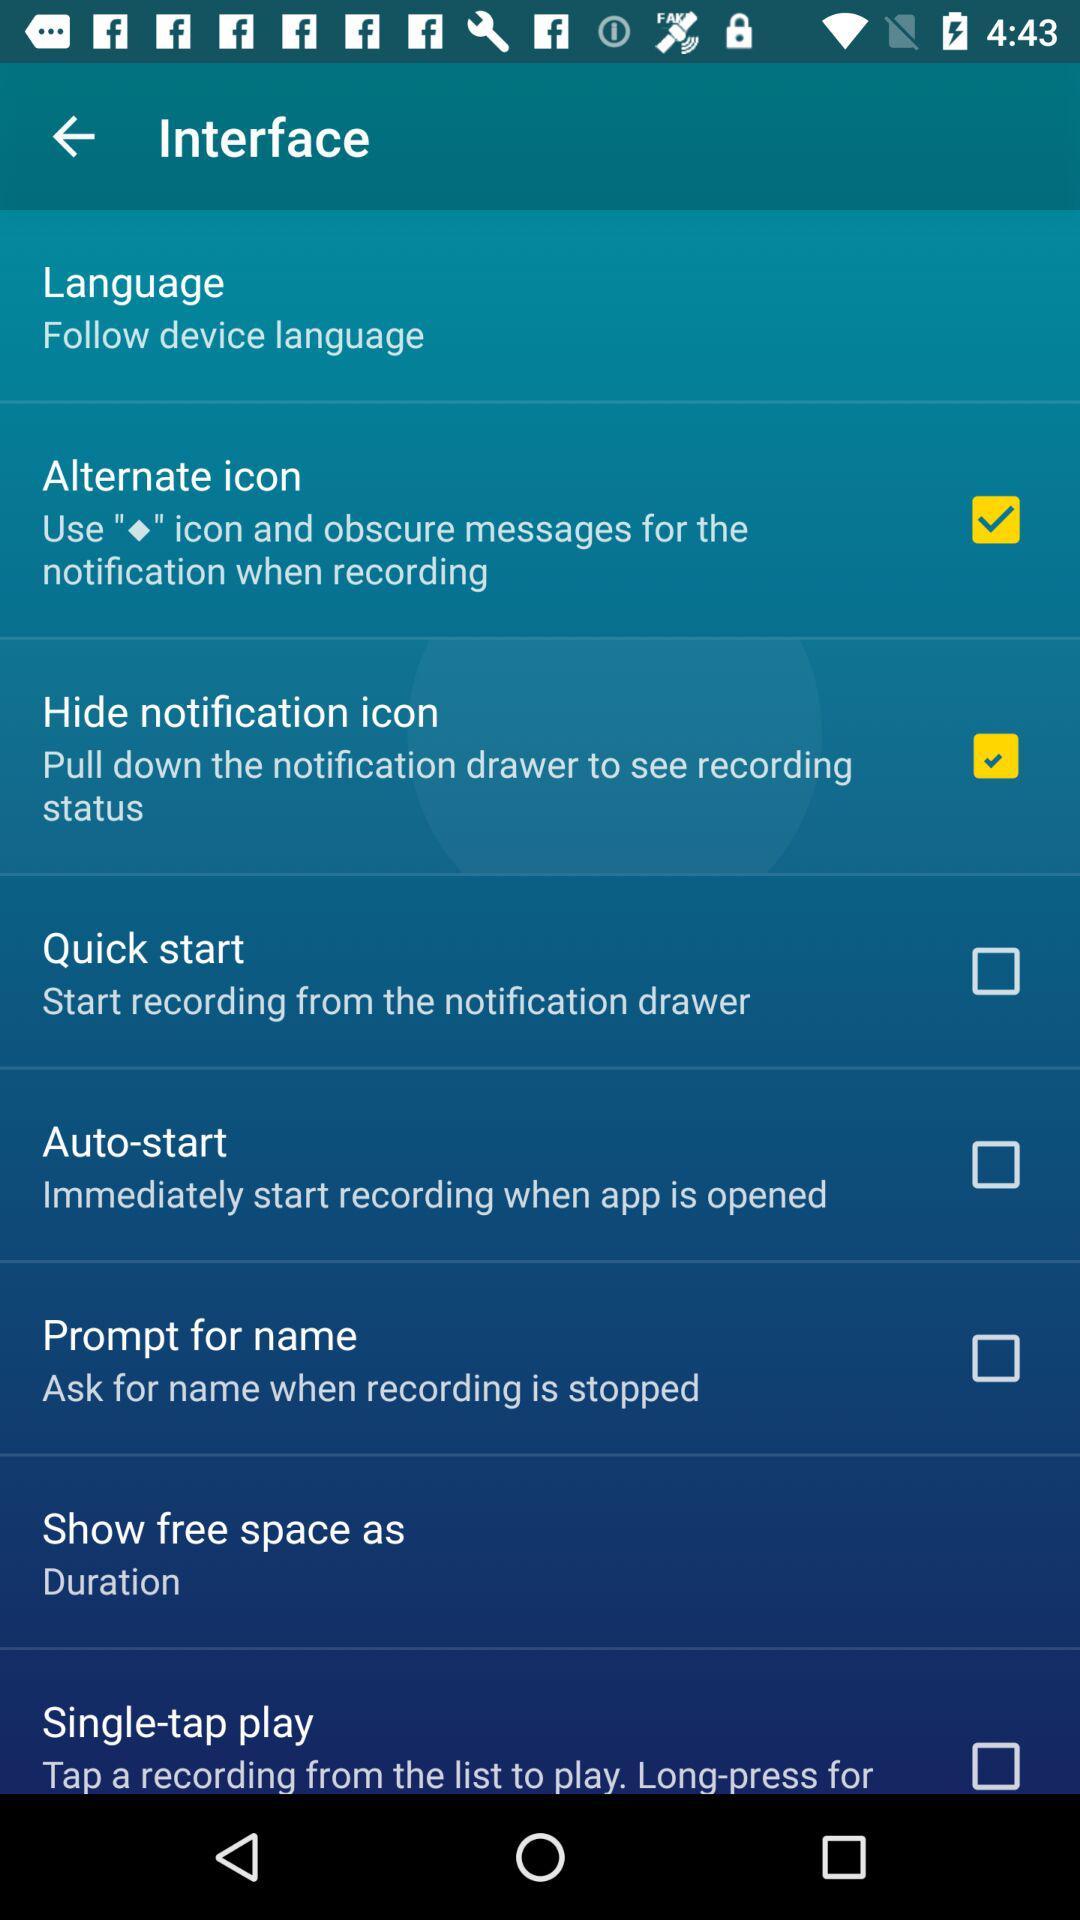 The image size is (1080, 1920). I want to click on pull down the, so click(477, 783).